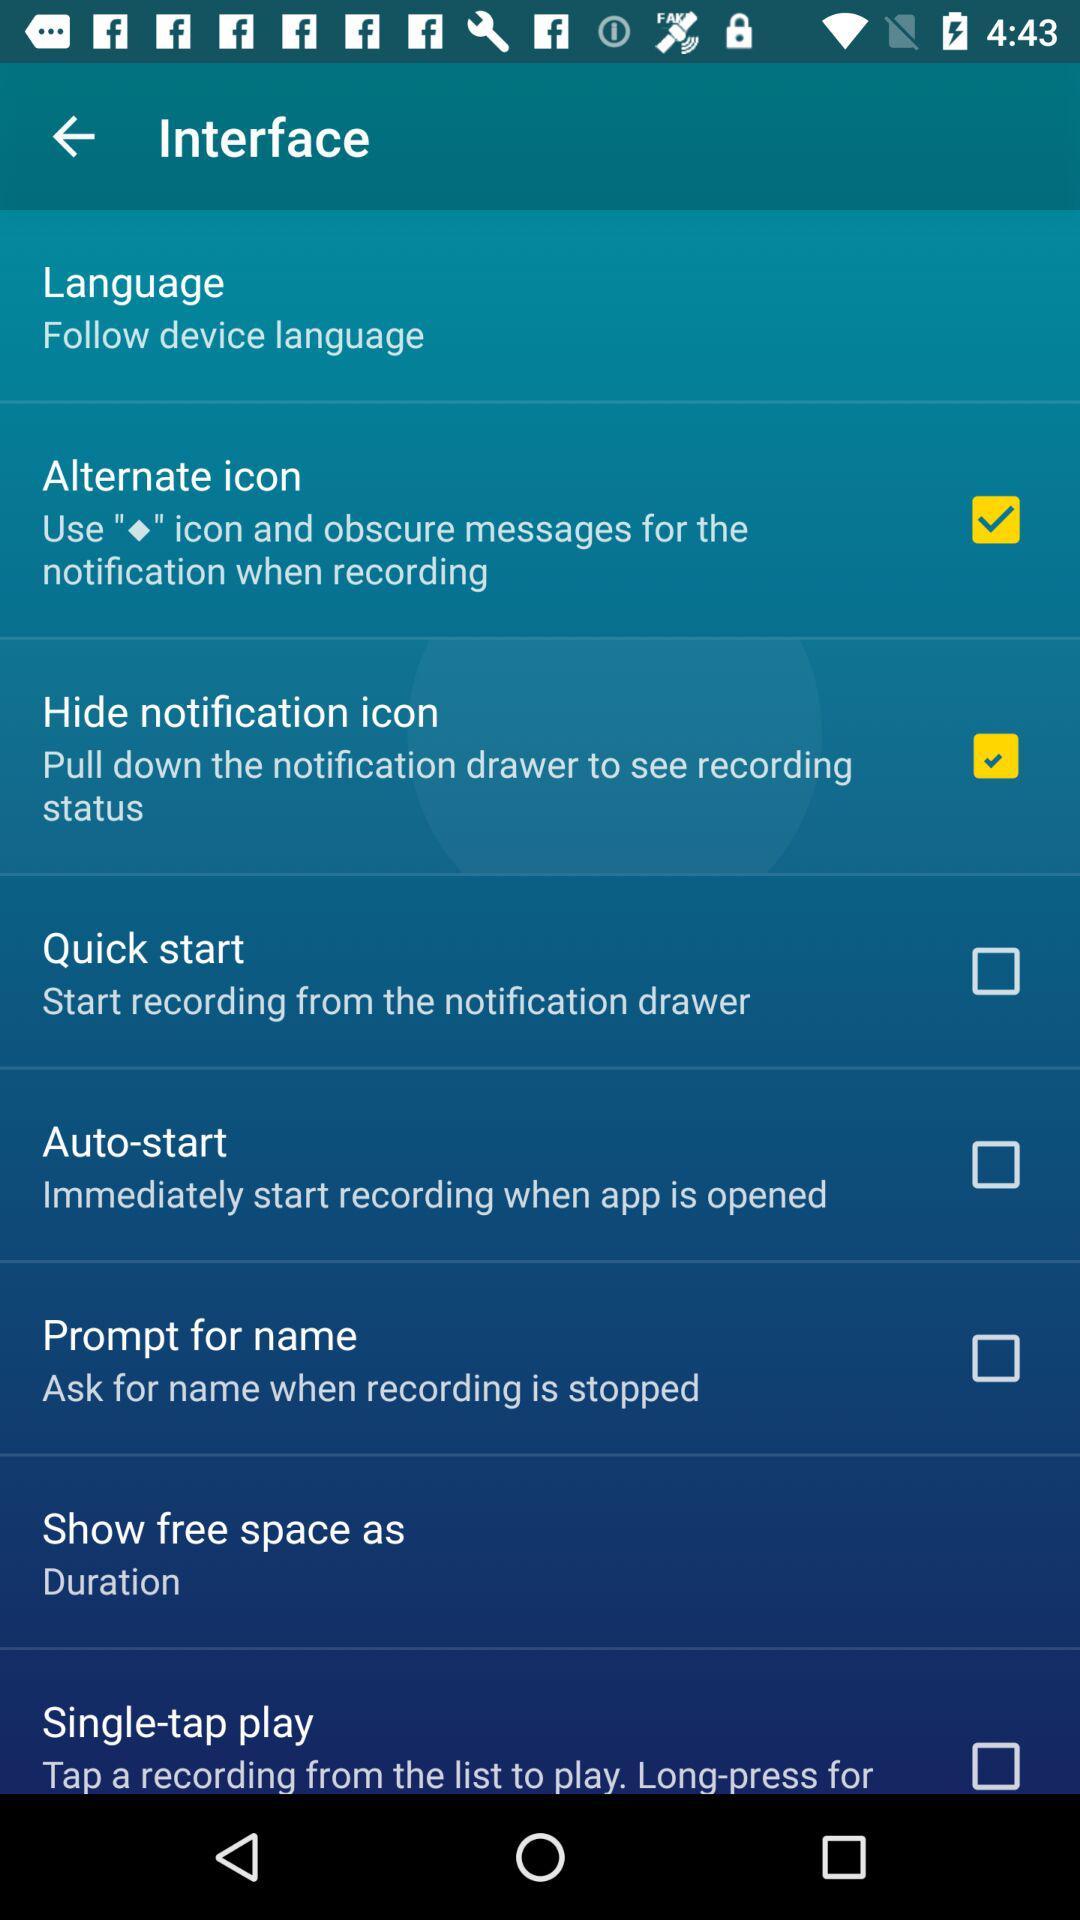 The image size is (1080, 1920). I want to click on pull down the, so click(477, 783).